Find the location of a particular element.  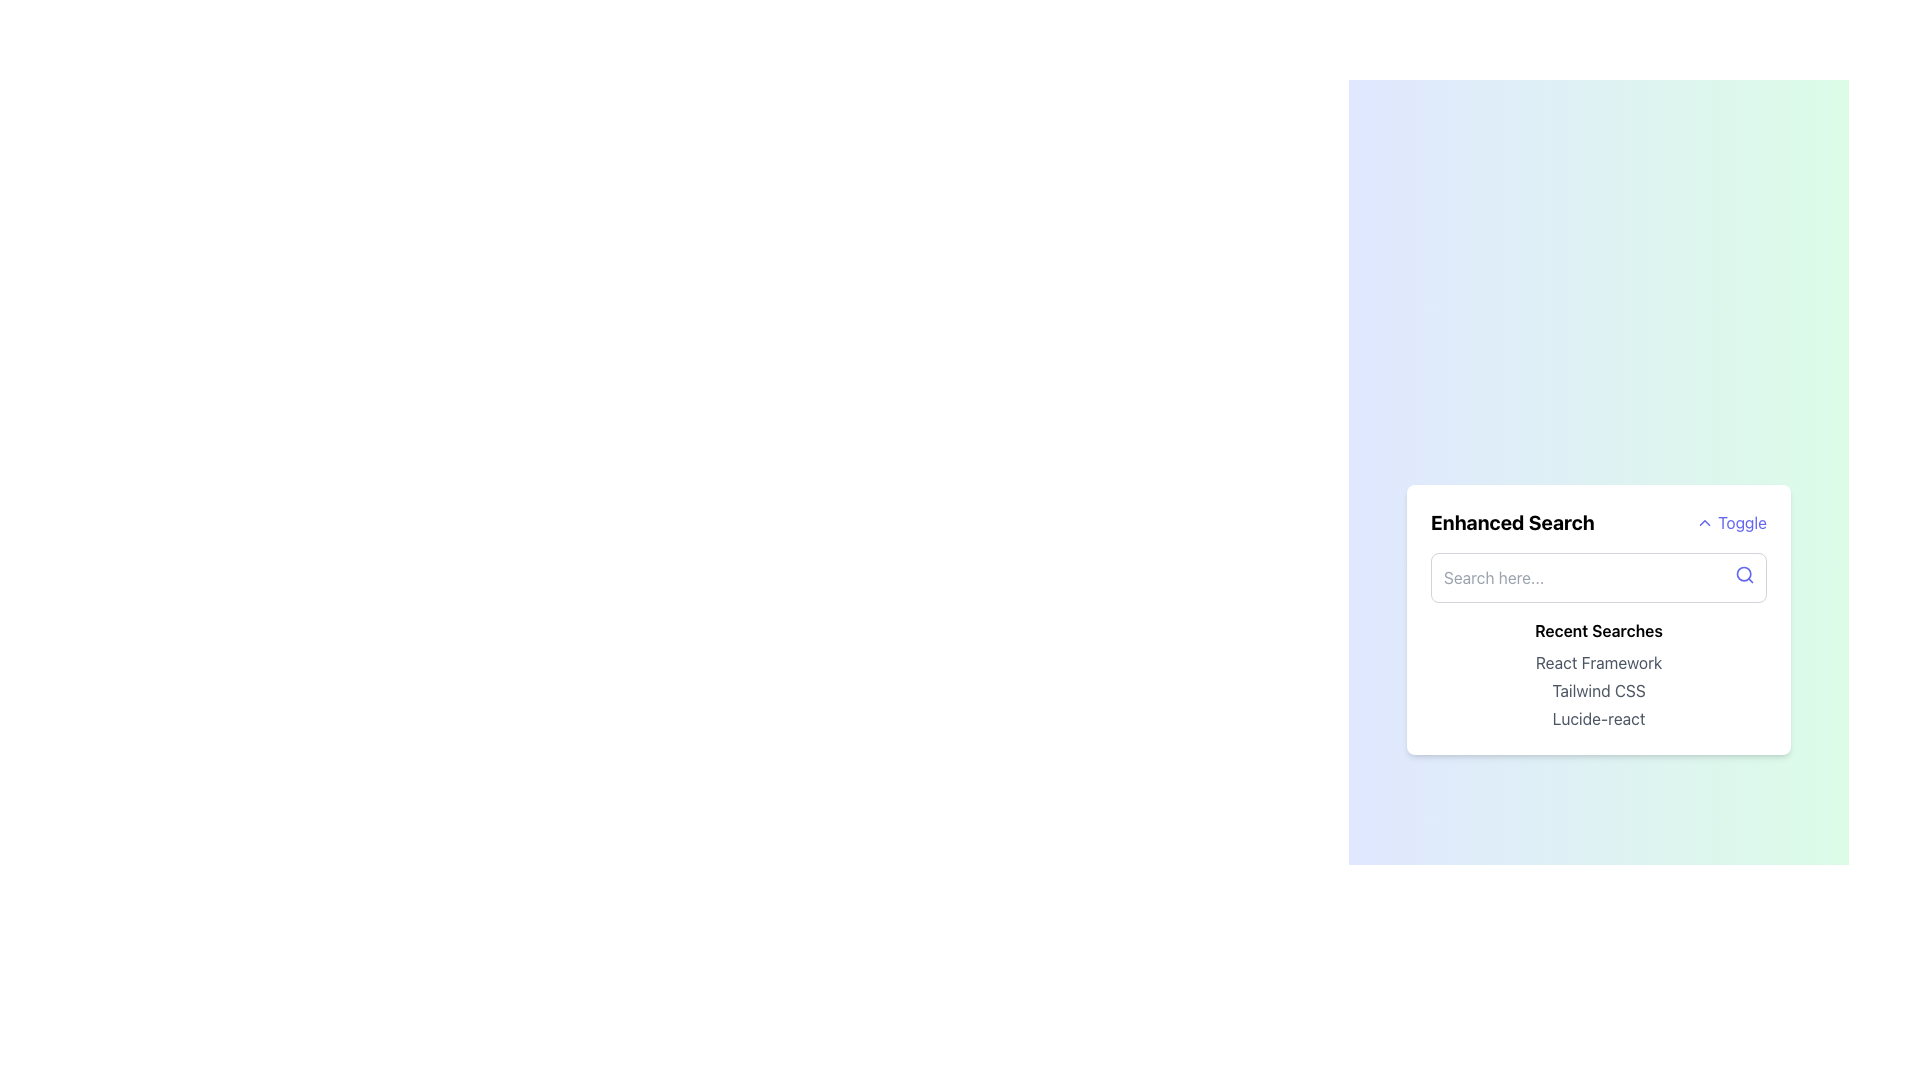

the 'Toggle' button with an upward chevron icon, which is styled with indigo text and is located in the 'Enhanced Search' header section is located at coordinates (1730, 522).